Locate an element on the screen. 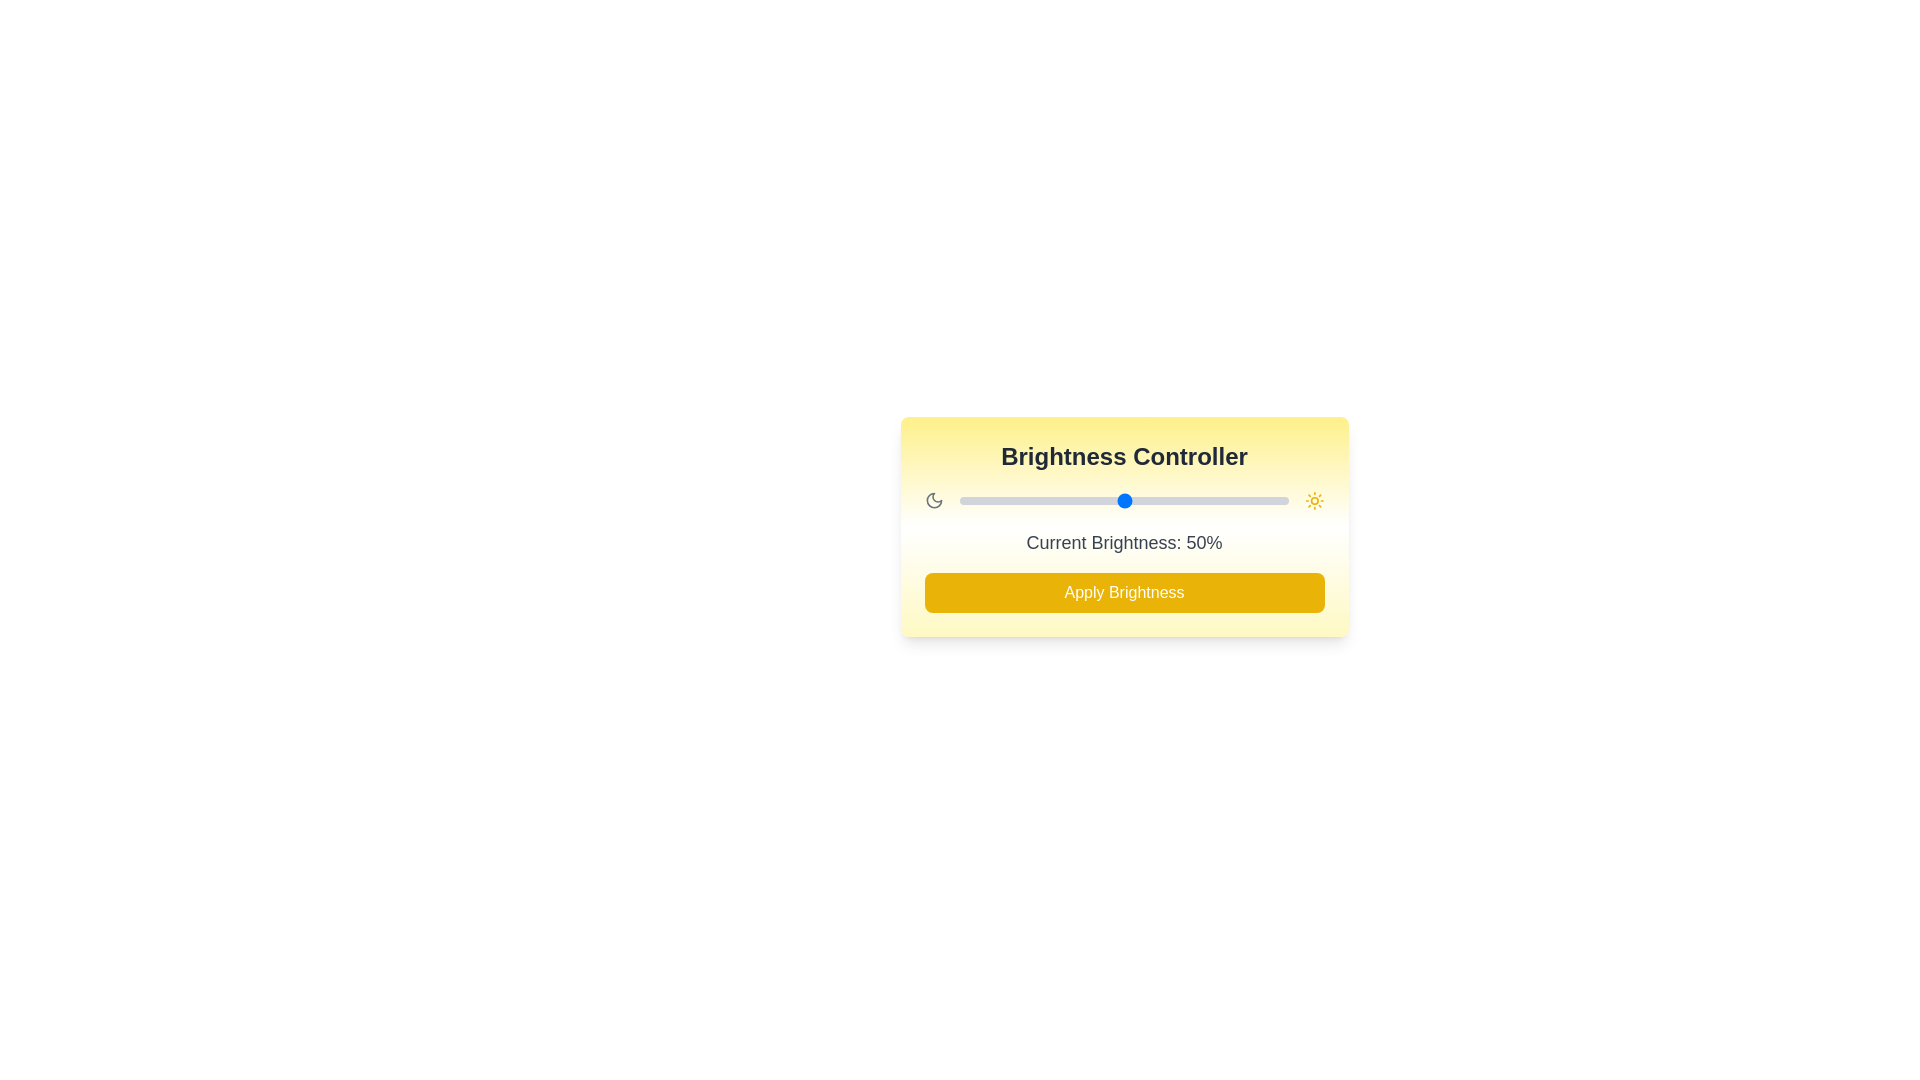 This screenshot has width=1920, height=1080. the brightness slider to 86% is located at coordinates (1241, 500).